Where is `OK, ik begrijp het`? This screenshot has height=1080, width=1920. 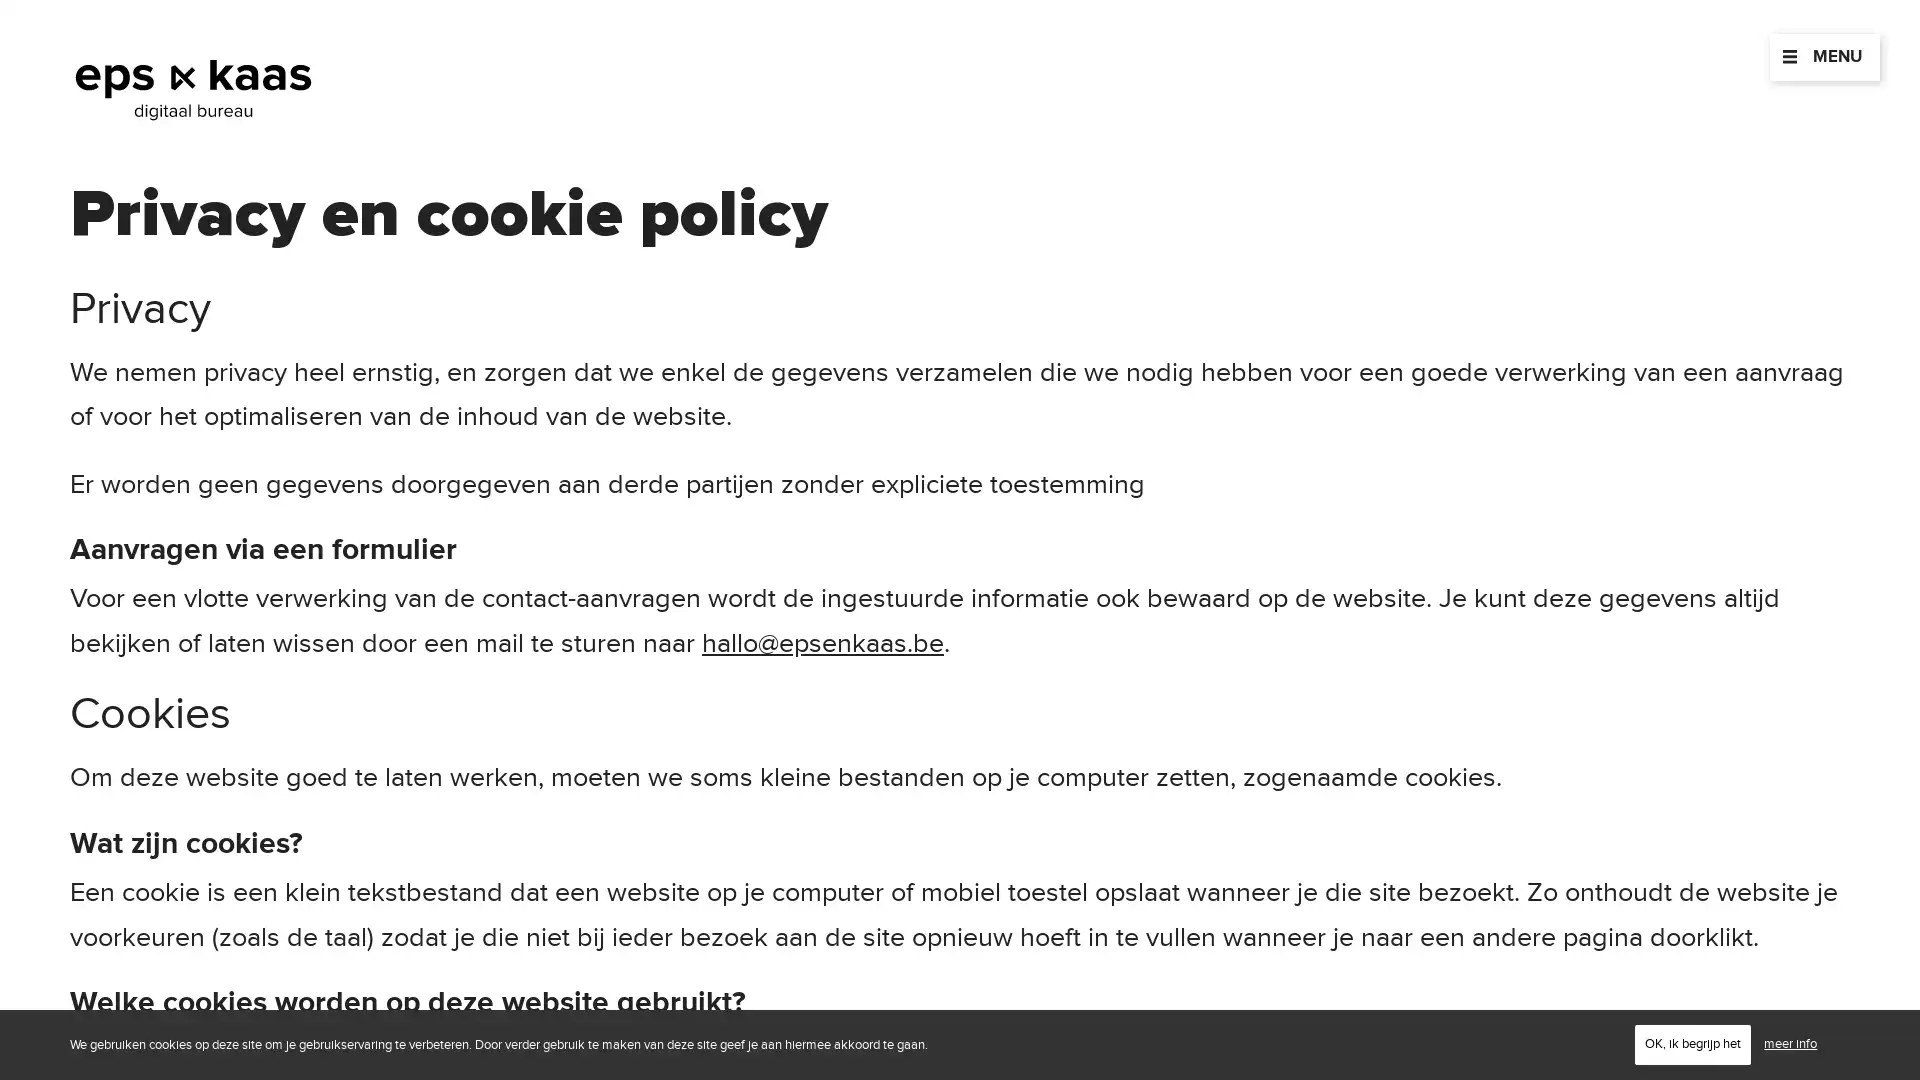
OK, ik begrijp het is located at coordinates (1692, 1043).